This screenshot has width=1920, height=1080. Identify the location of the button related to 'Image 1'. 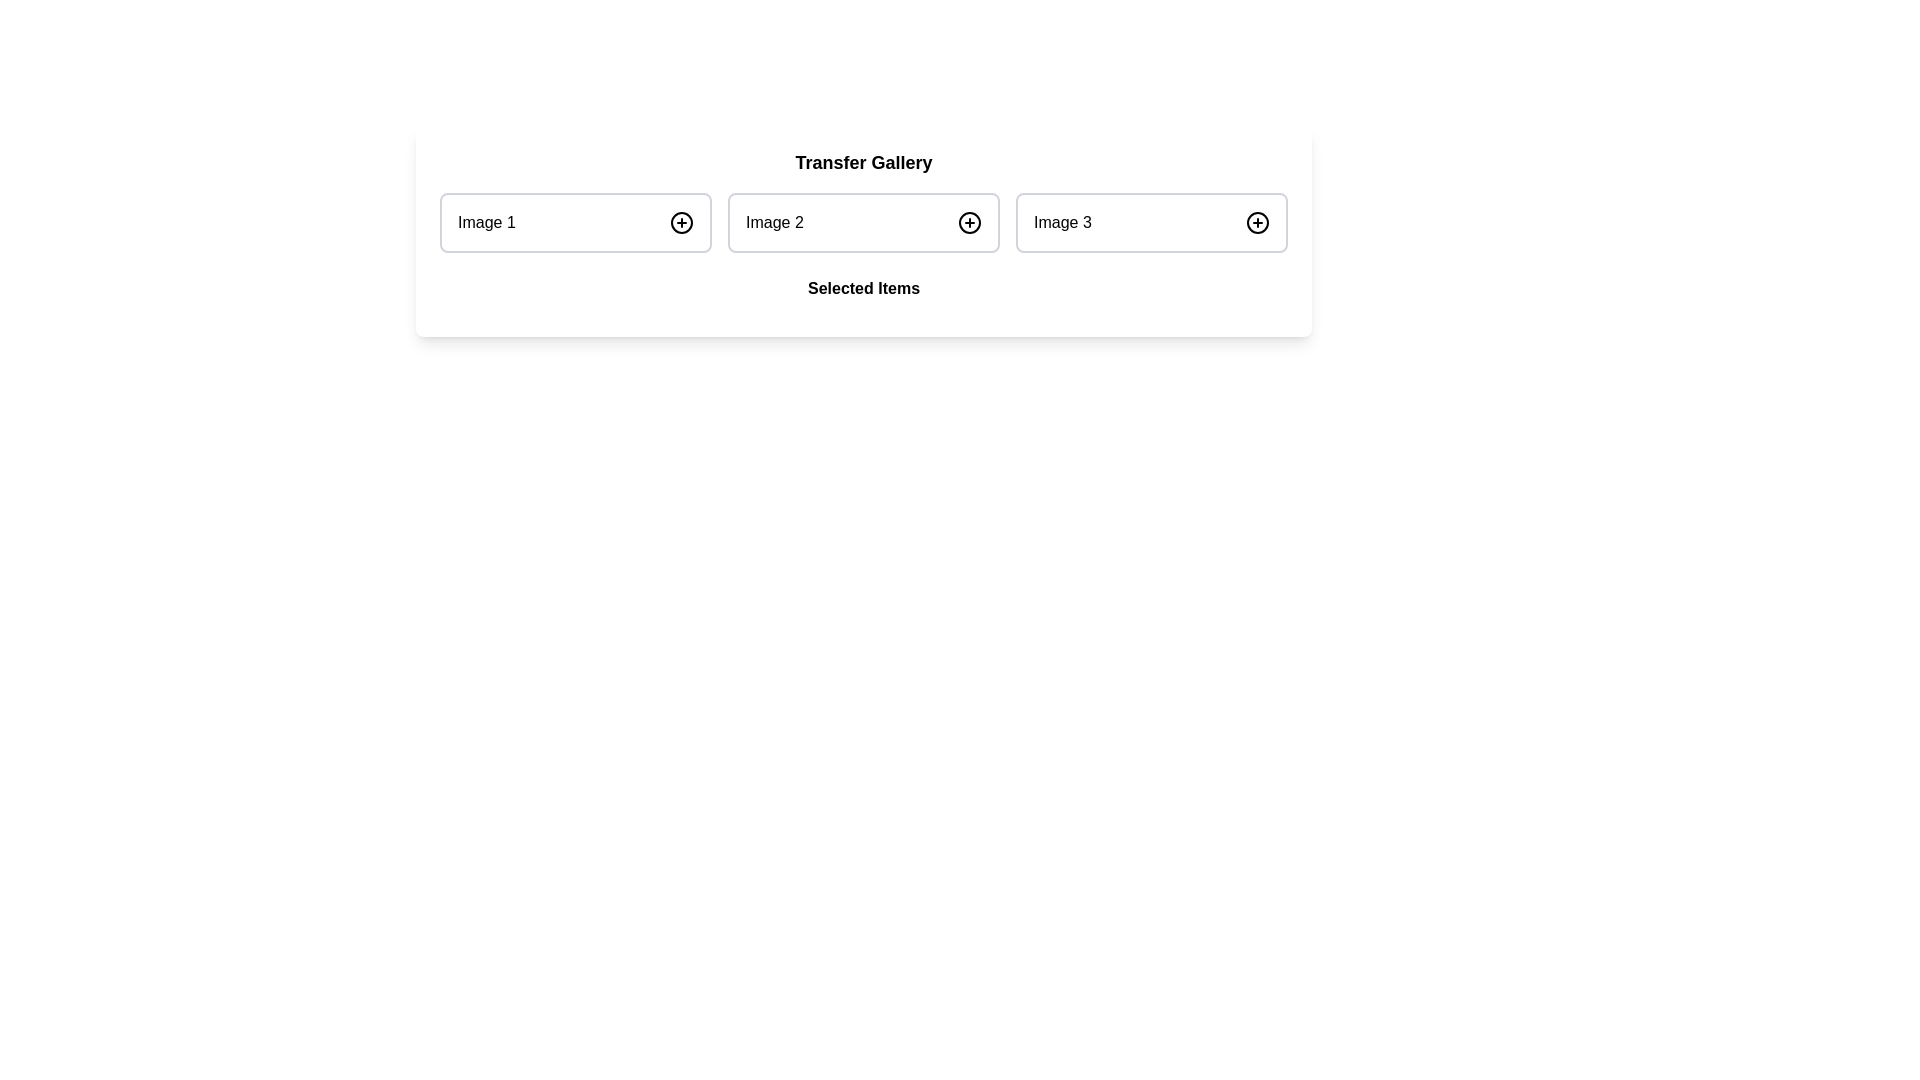
(681, 223).